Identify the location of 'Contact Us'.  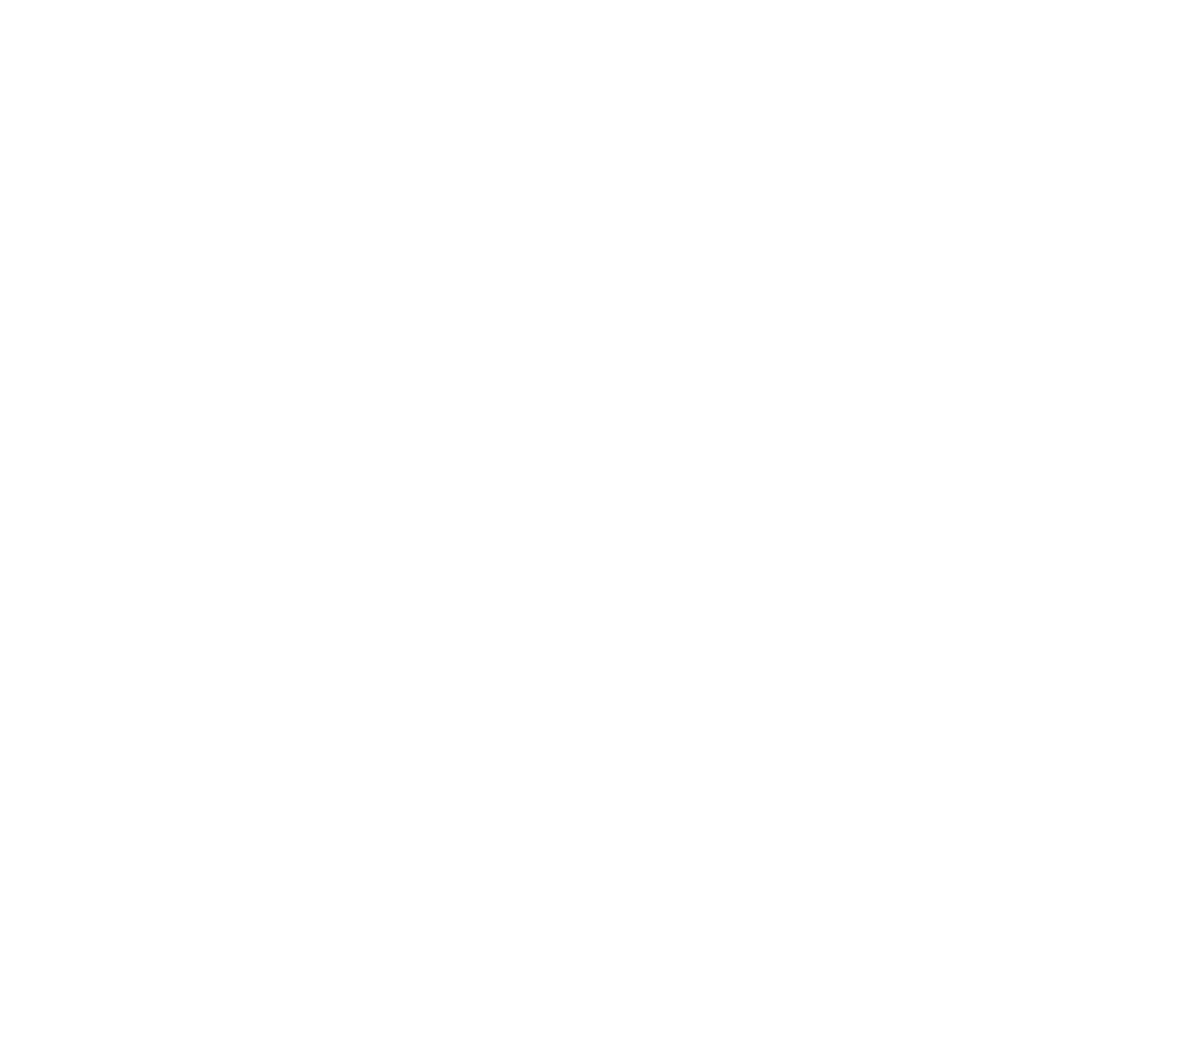
(160, 845).